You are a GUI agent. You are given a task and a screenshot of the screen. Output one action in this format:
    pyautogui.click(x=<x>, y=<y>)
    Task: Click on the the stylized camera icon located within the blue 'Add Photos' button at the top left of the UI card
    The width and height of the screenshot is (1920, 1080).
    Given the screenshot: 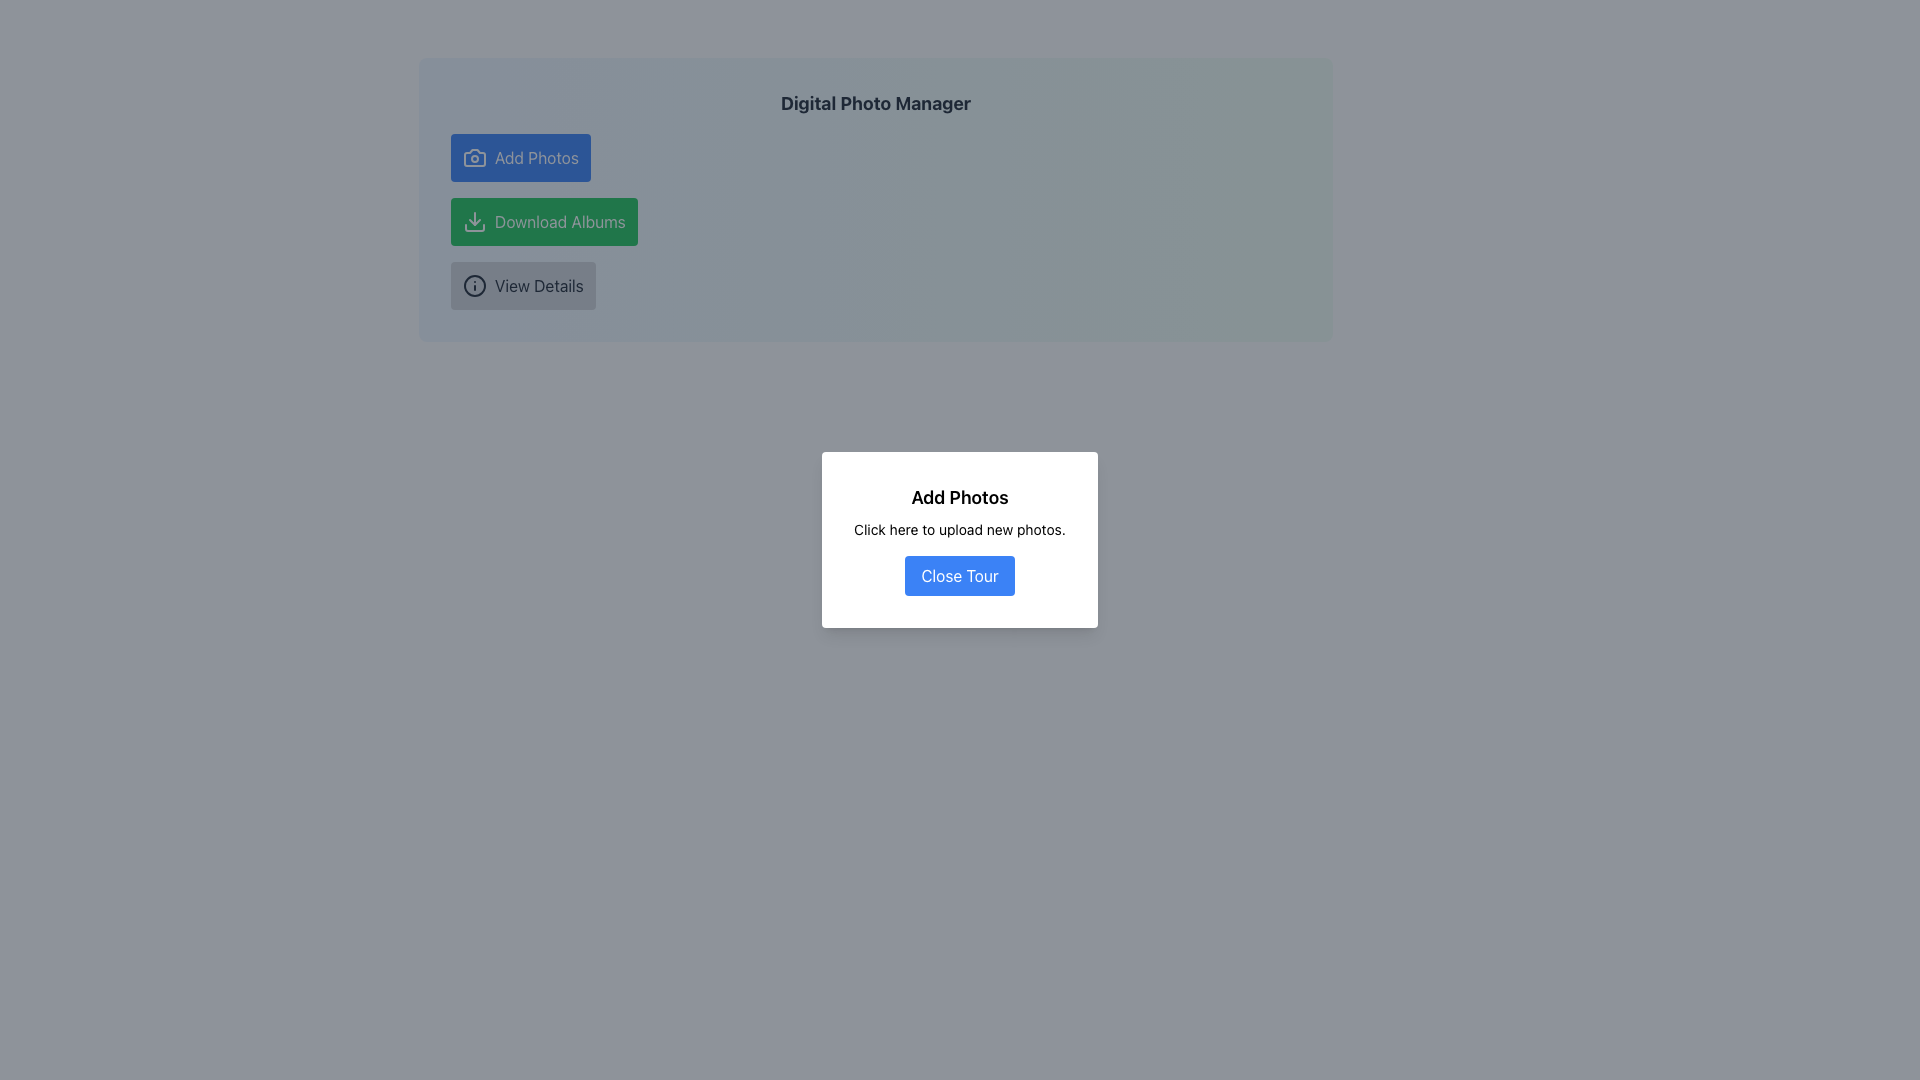 What is the action you would take?
    pyautogui.click(x=474, y=157)
    